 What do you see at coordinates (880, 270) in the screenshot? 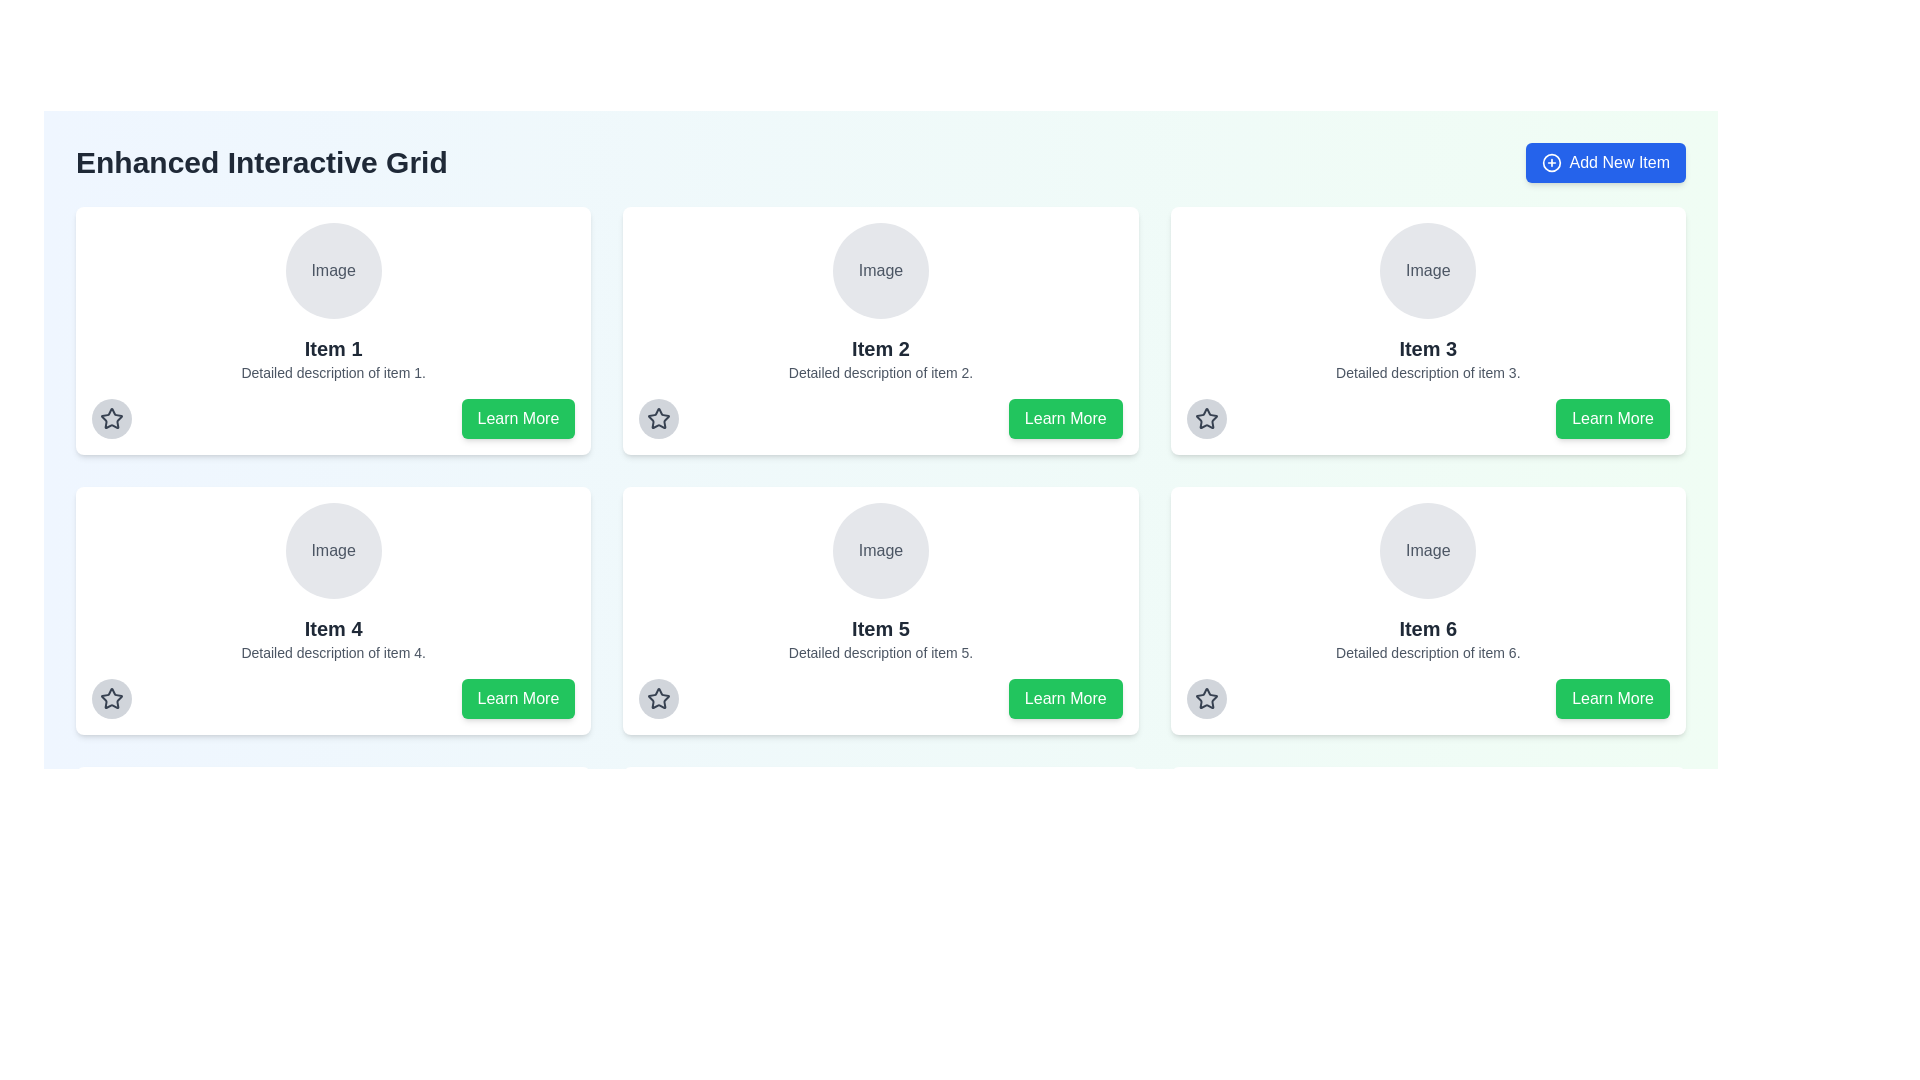
I see `the circular image placeholder labeled 'Image' with a light gray background, positioned at the top-middle section of the card labeled 'Item 2'` at bounding box center [880, 270].